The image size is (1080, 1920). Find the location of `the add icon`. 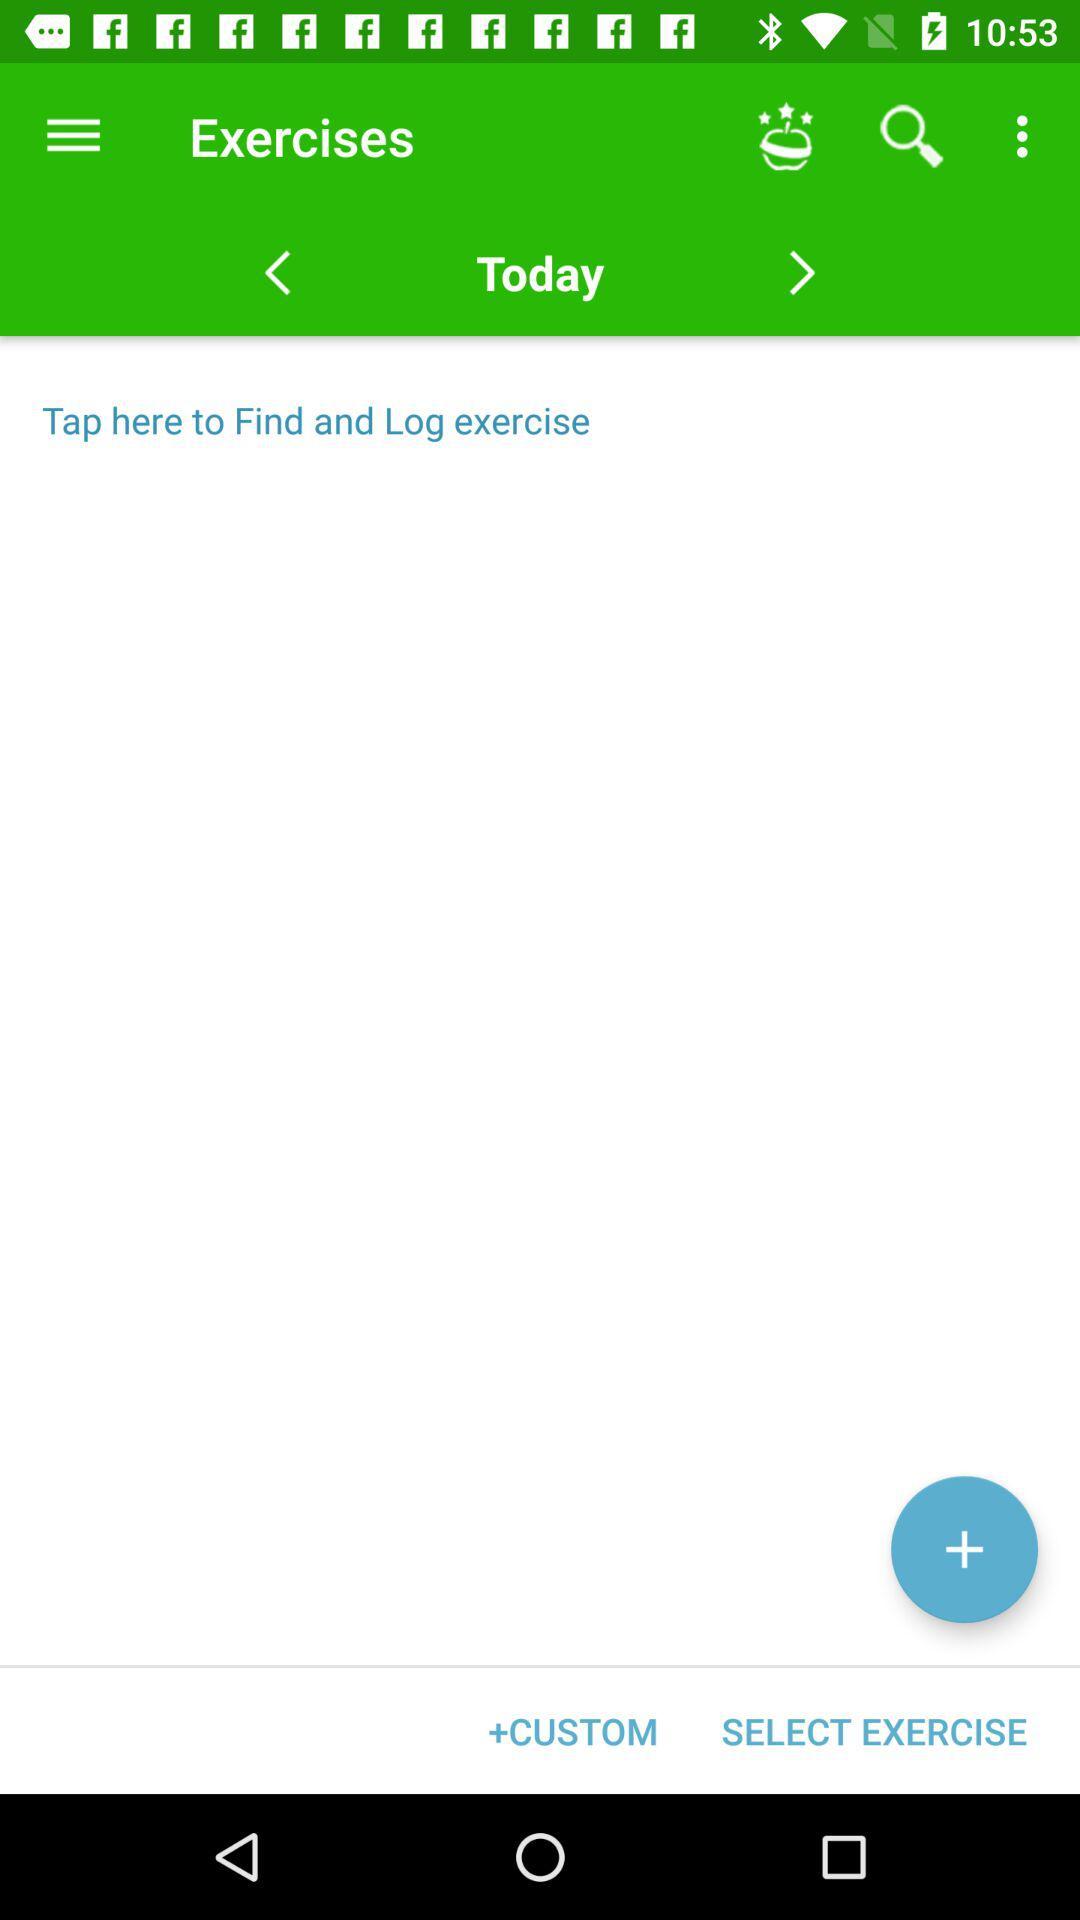

the add icon is located at coordinates (963, 1548).